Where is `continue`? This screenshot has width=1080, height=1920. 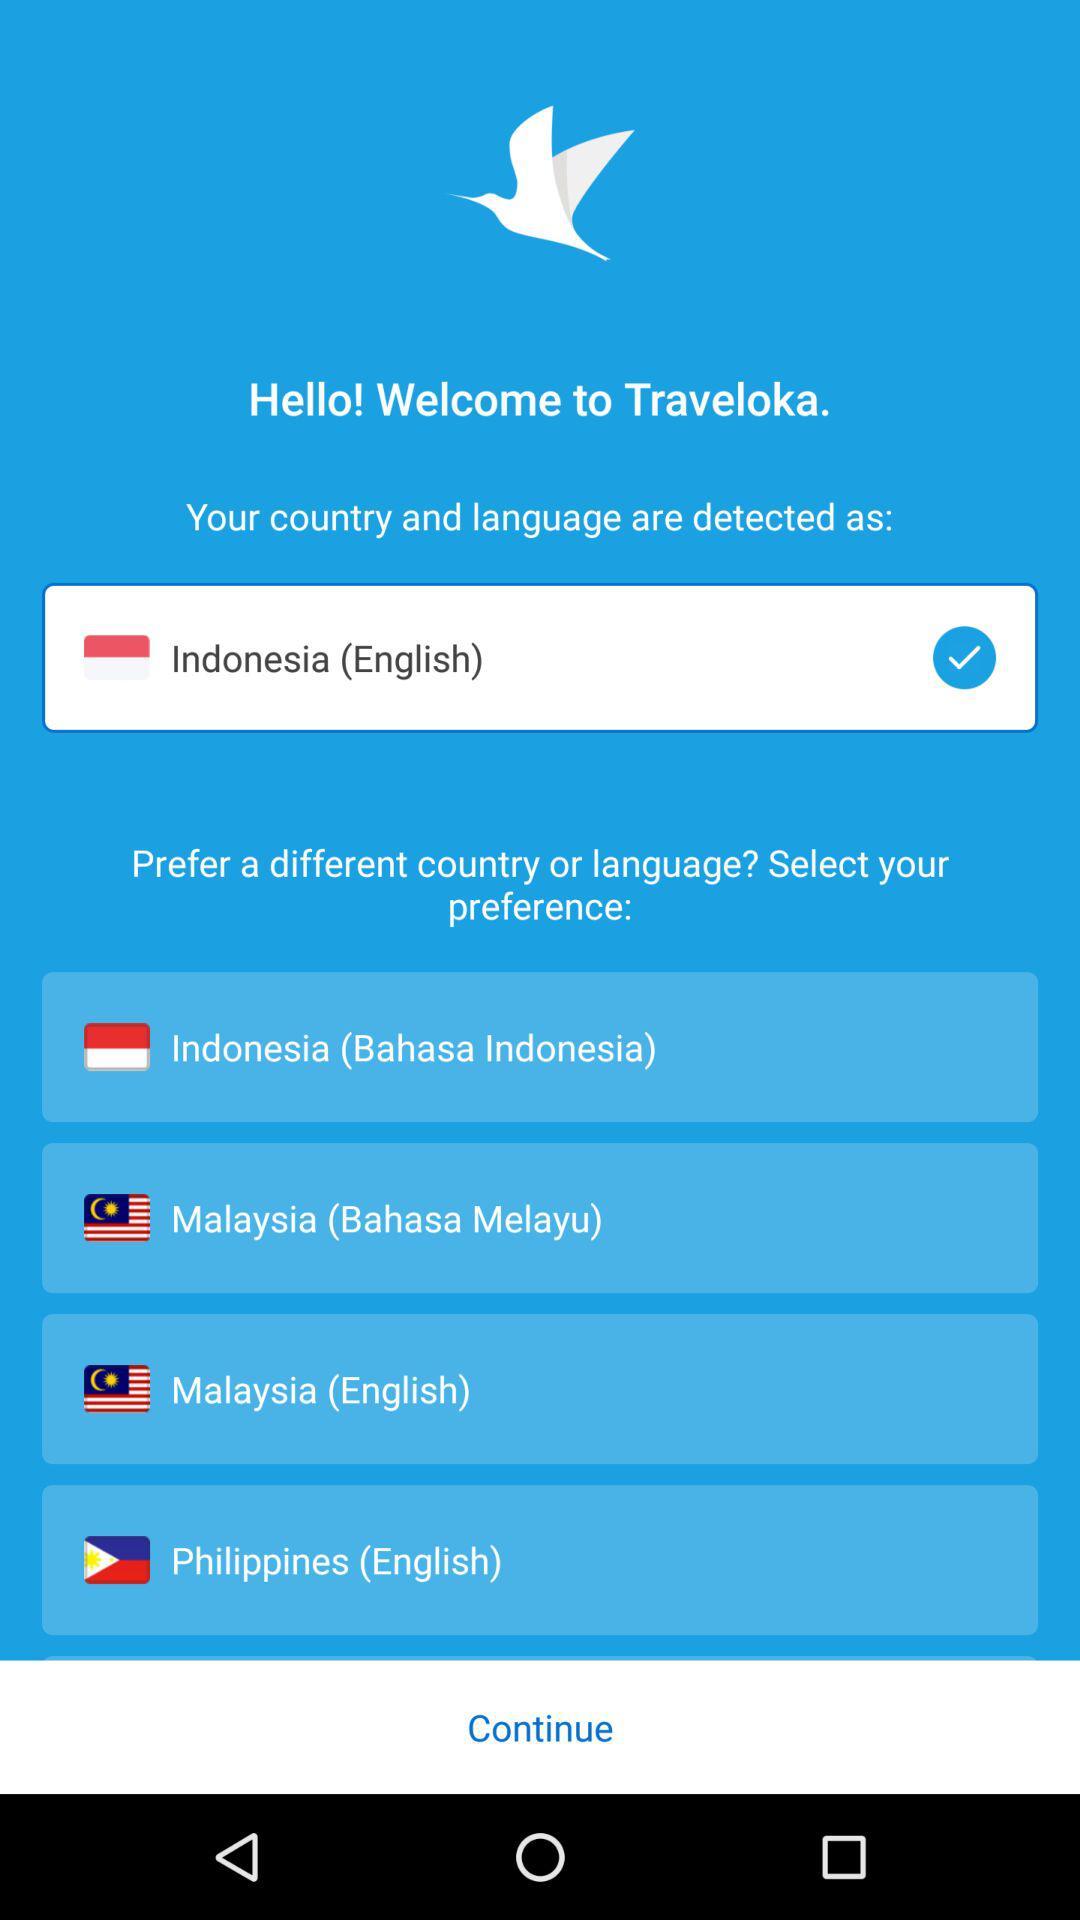
continue is located at coordinates (540, 1726).